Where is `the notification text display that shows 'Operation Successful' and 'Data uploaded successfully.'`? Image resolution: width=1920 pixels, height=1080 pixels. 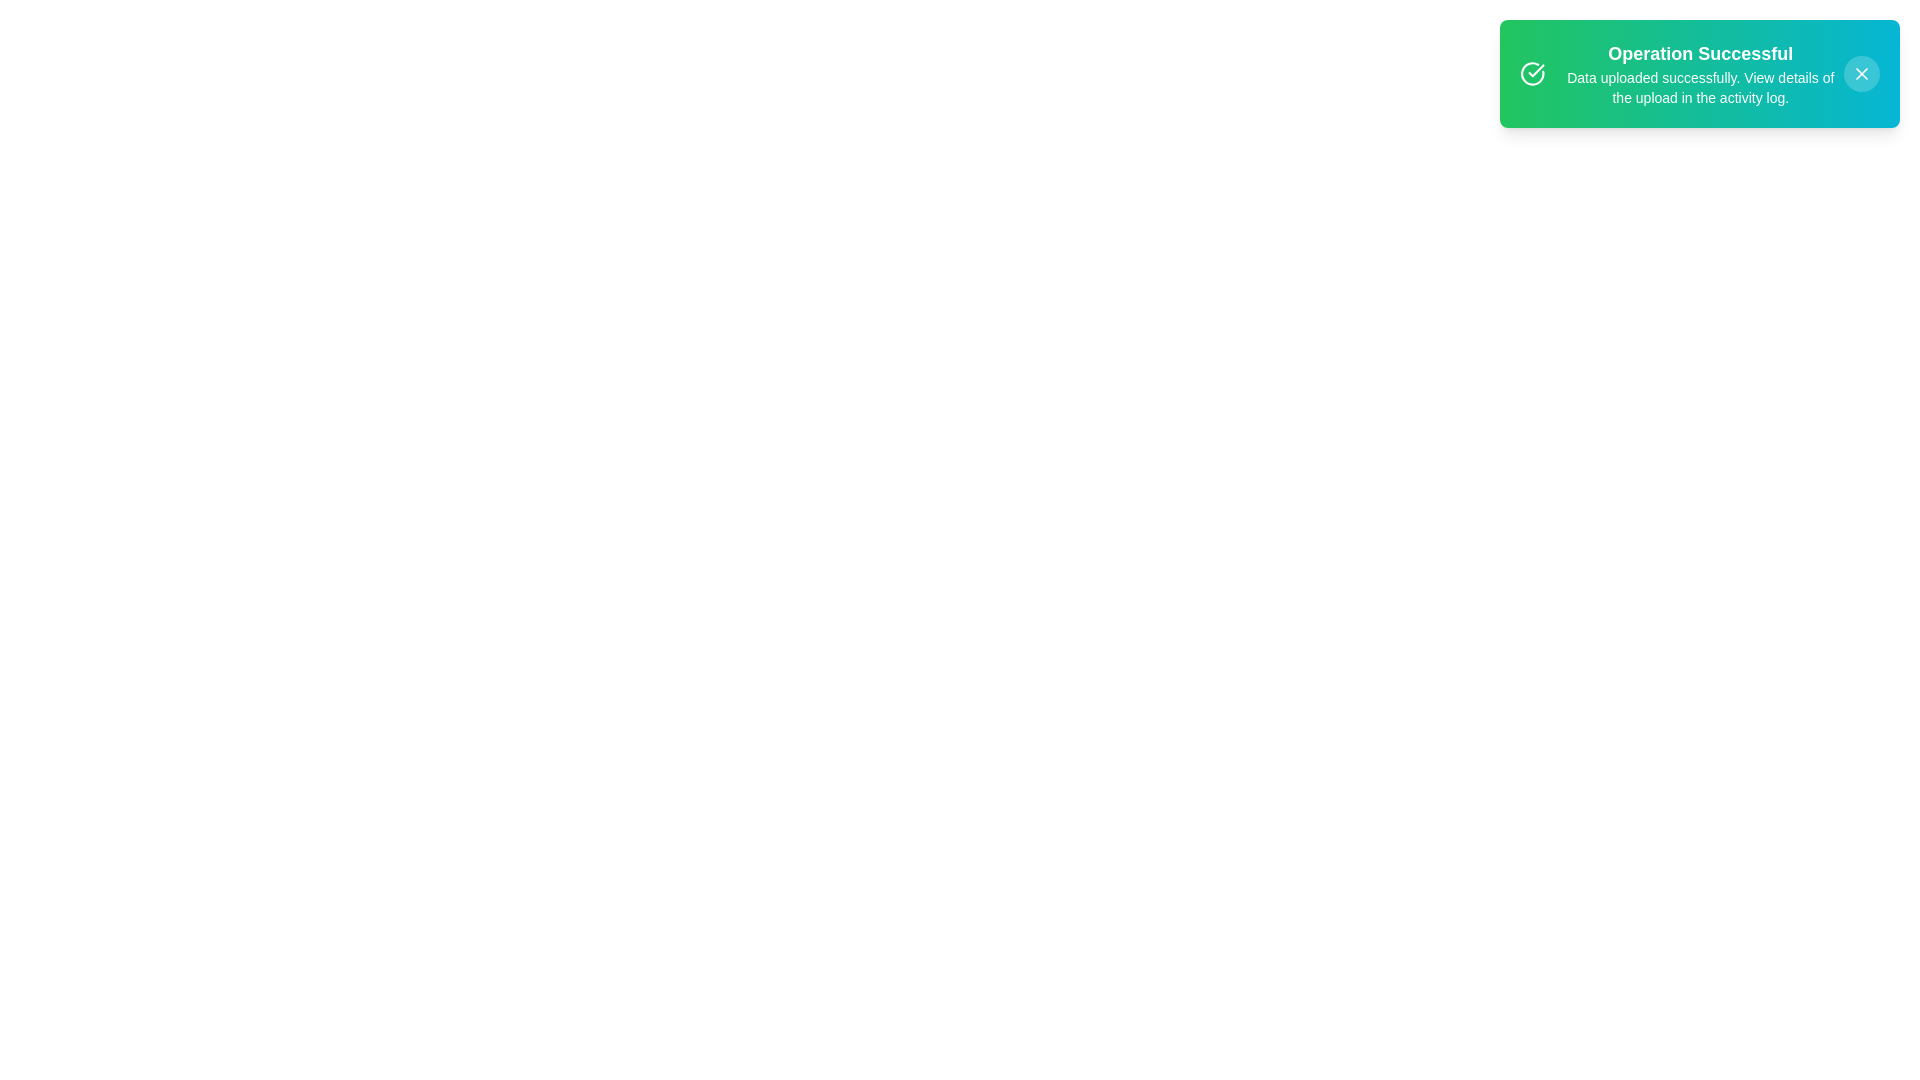 the notification text display that shows 'Operation Successful' and 'Data uploaded successfully.' is located at coordinates (1699, 72).